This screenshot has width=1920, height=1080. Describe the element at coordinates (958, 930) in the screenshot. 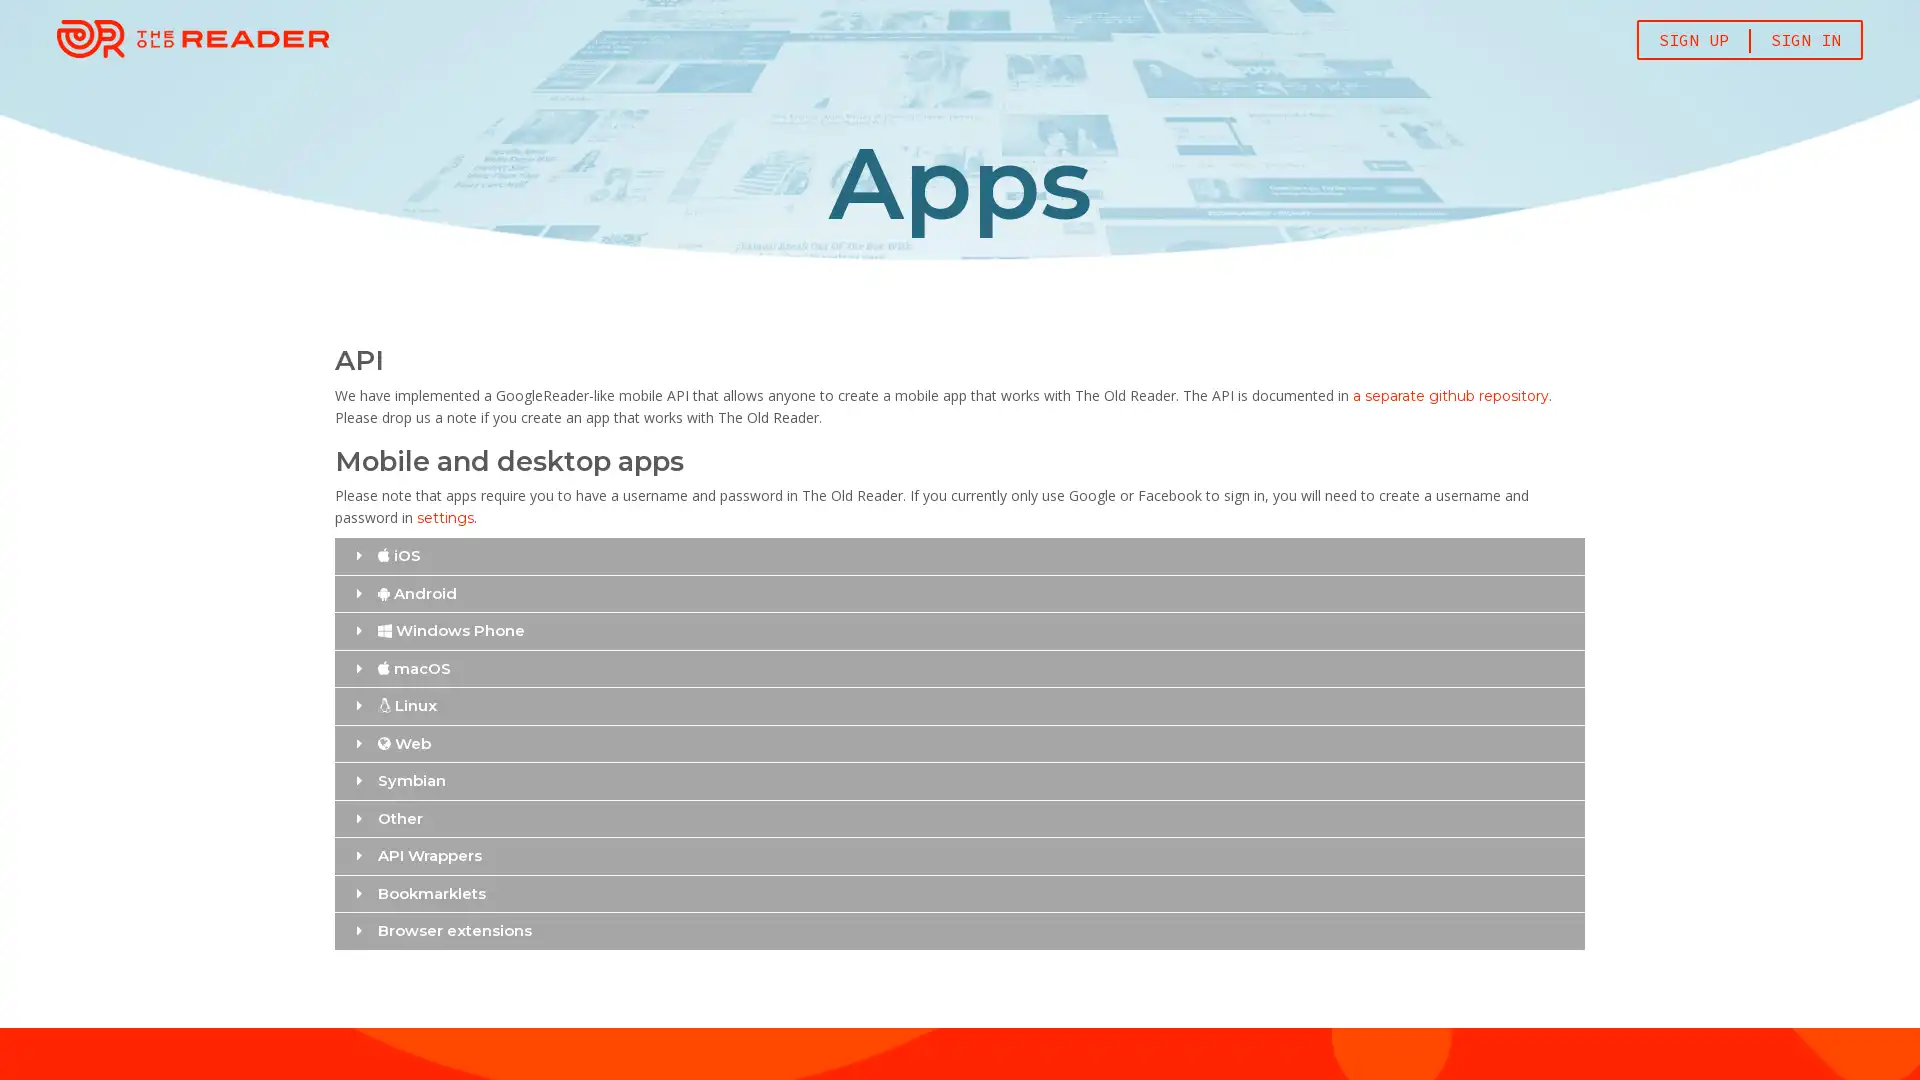

I see `Browser extensions` at that location.